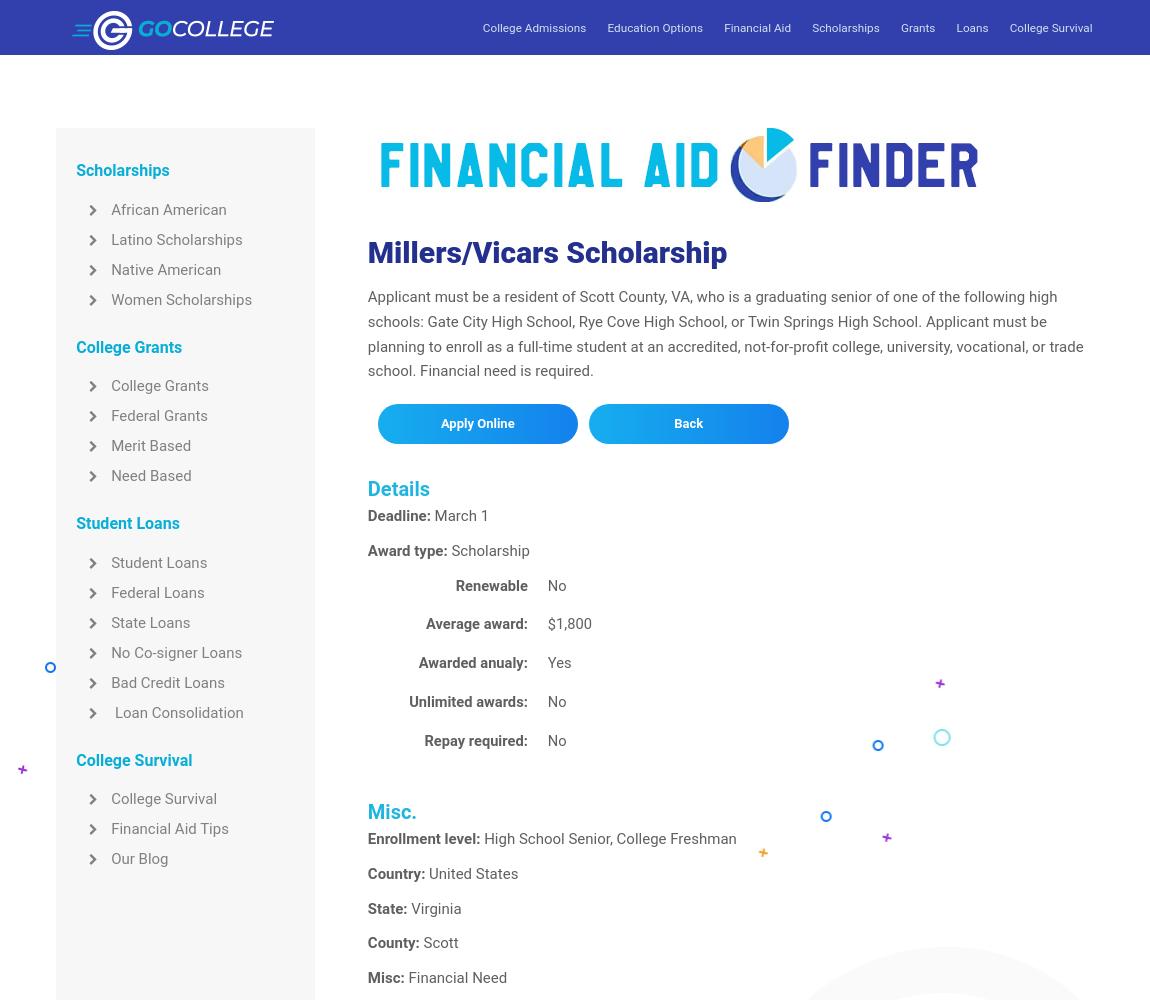 This screenshot has width=1150, height=1000. What do you see at coordinates (455, 584) in the screenshot?
I see `'Renewable'` at bounding box center [455, 584].